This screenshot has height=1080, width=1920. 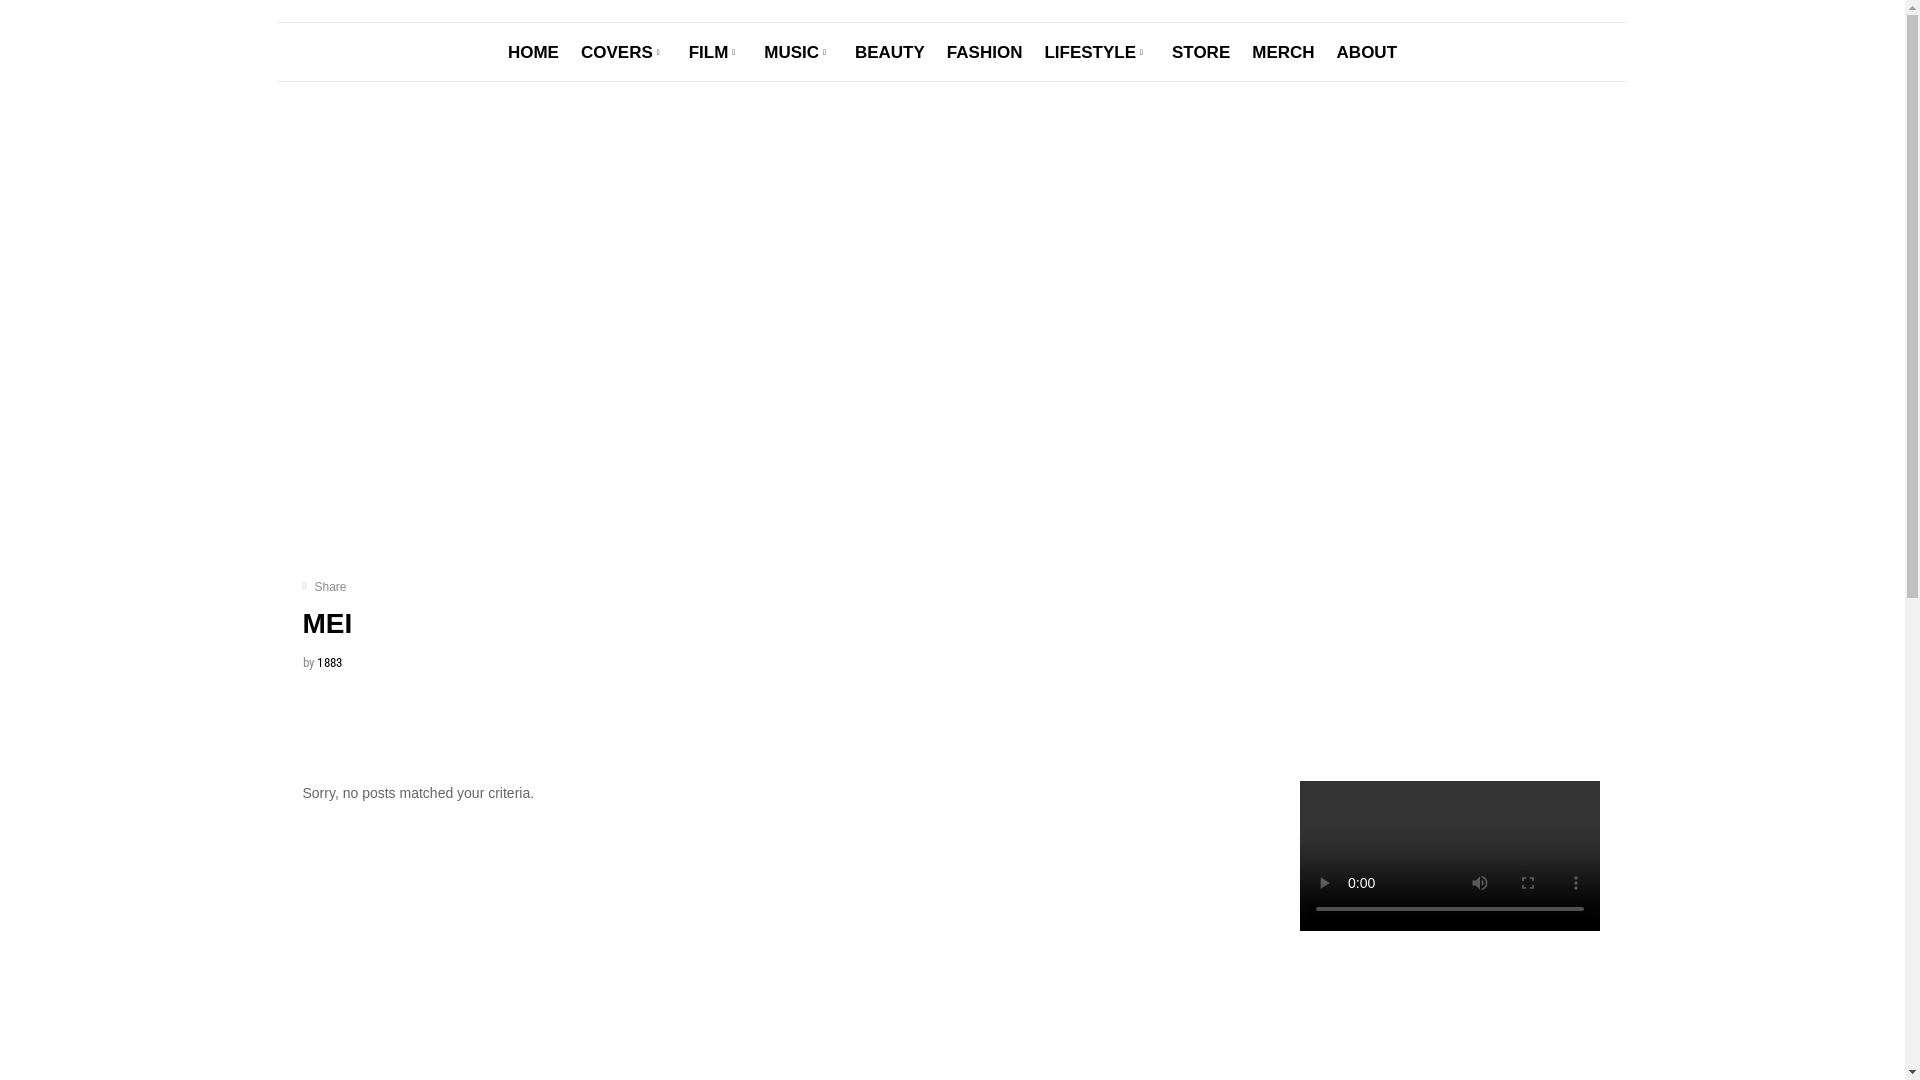 What do you see at coordinates (752, 50) in the screenshot?
I see `'MUSIC'` at bounding box center [752, 50].